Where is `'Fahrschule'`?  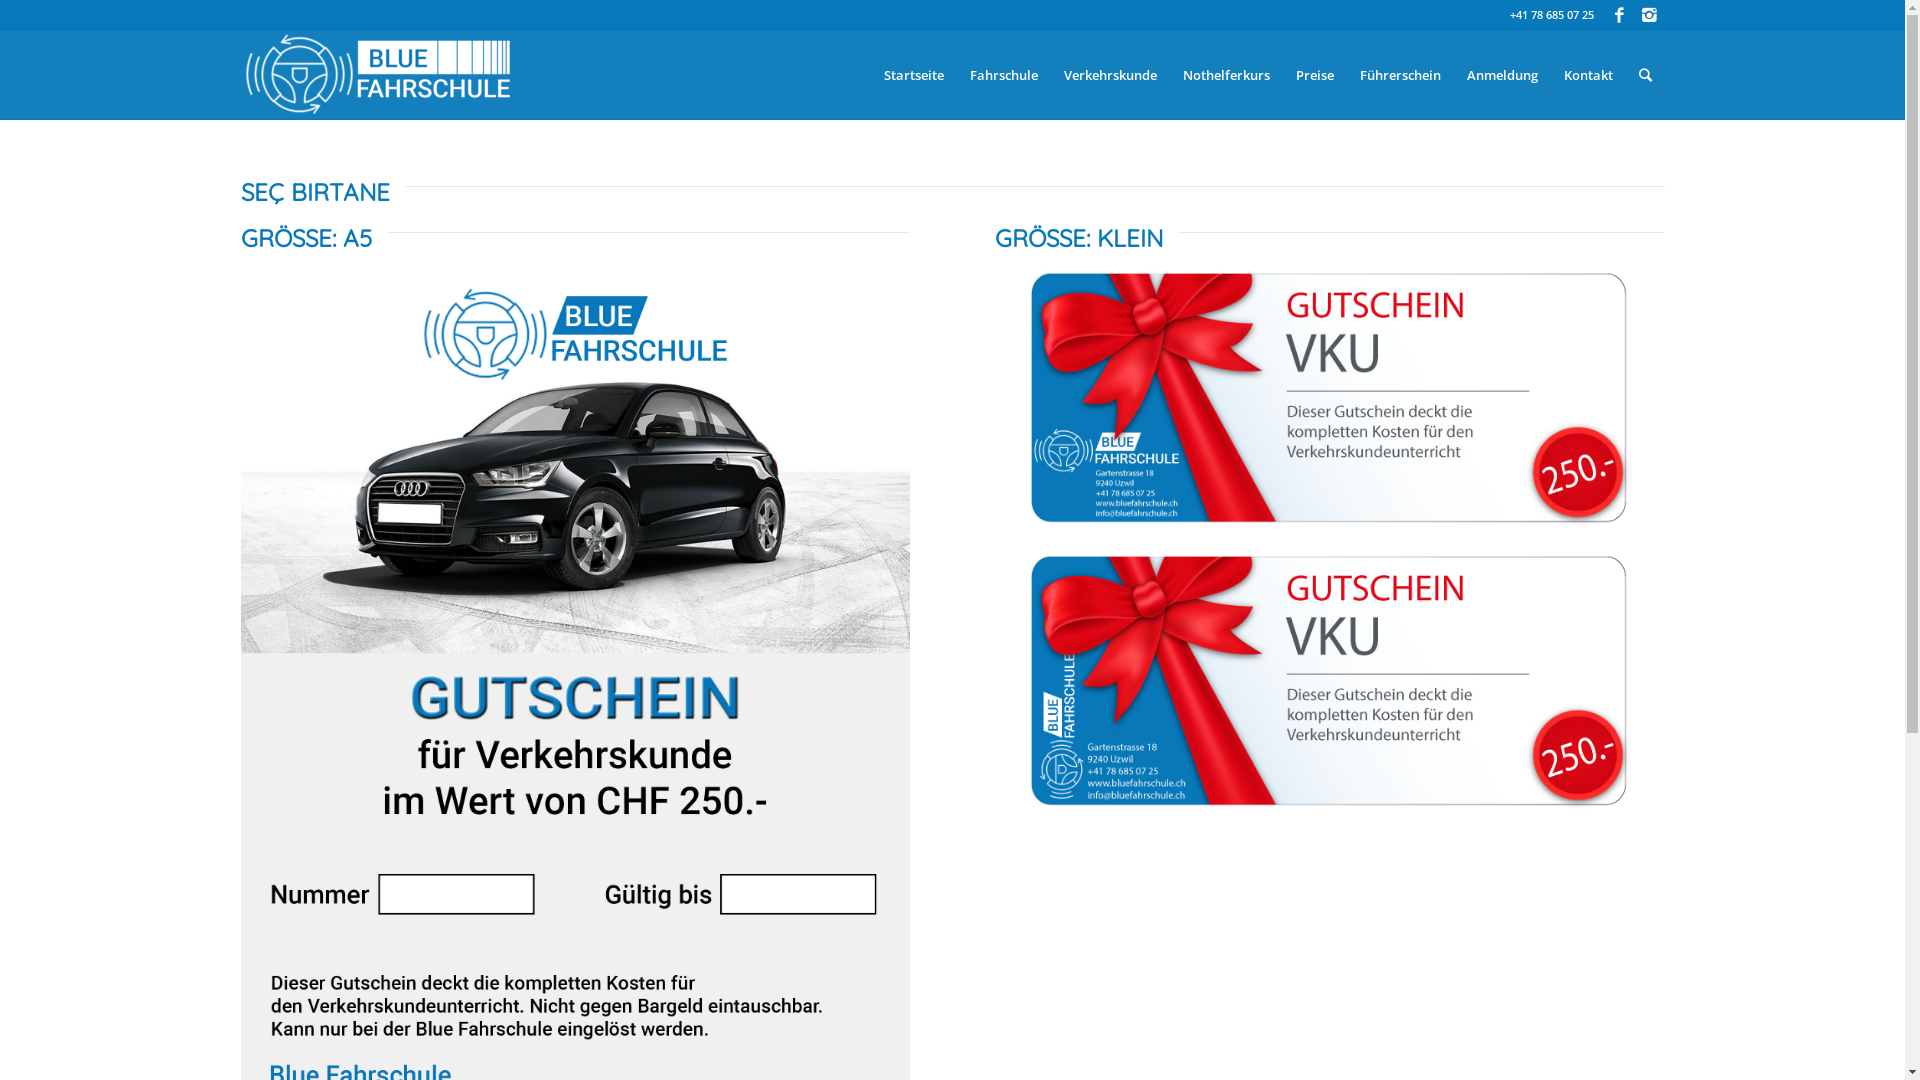
'Fahrschule' is located at coordinates (1003, 73).